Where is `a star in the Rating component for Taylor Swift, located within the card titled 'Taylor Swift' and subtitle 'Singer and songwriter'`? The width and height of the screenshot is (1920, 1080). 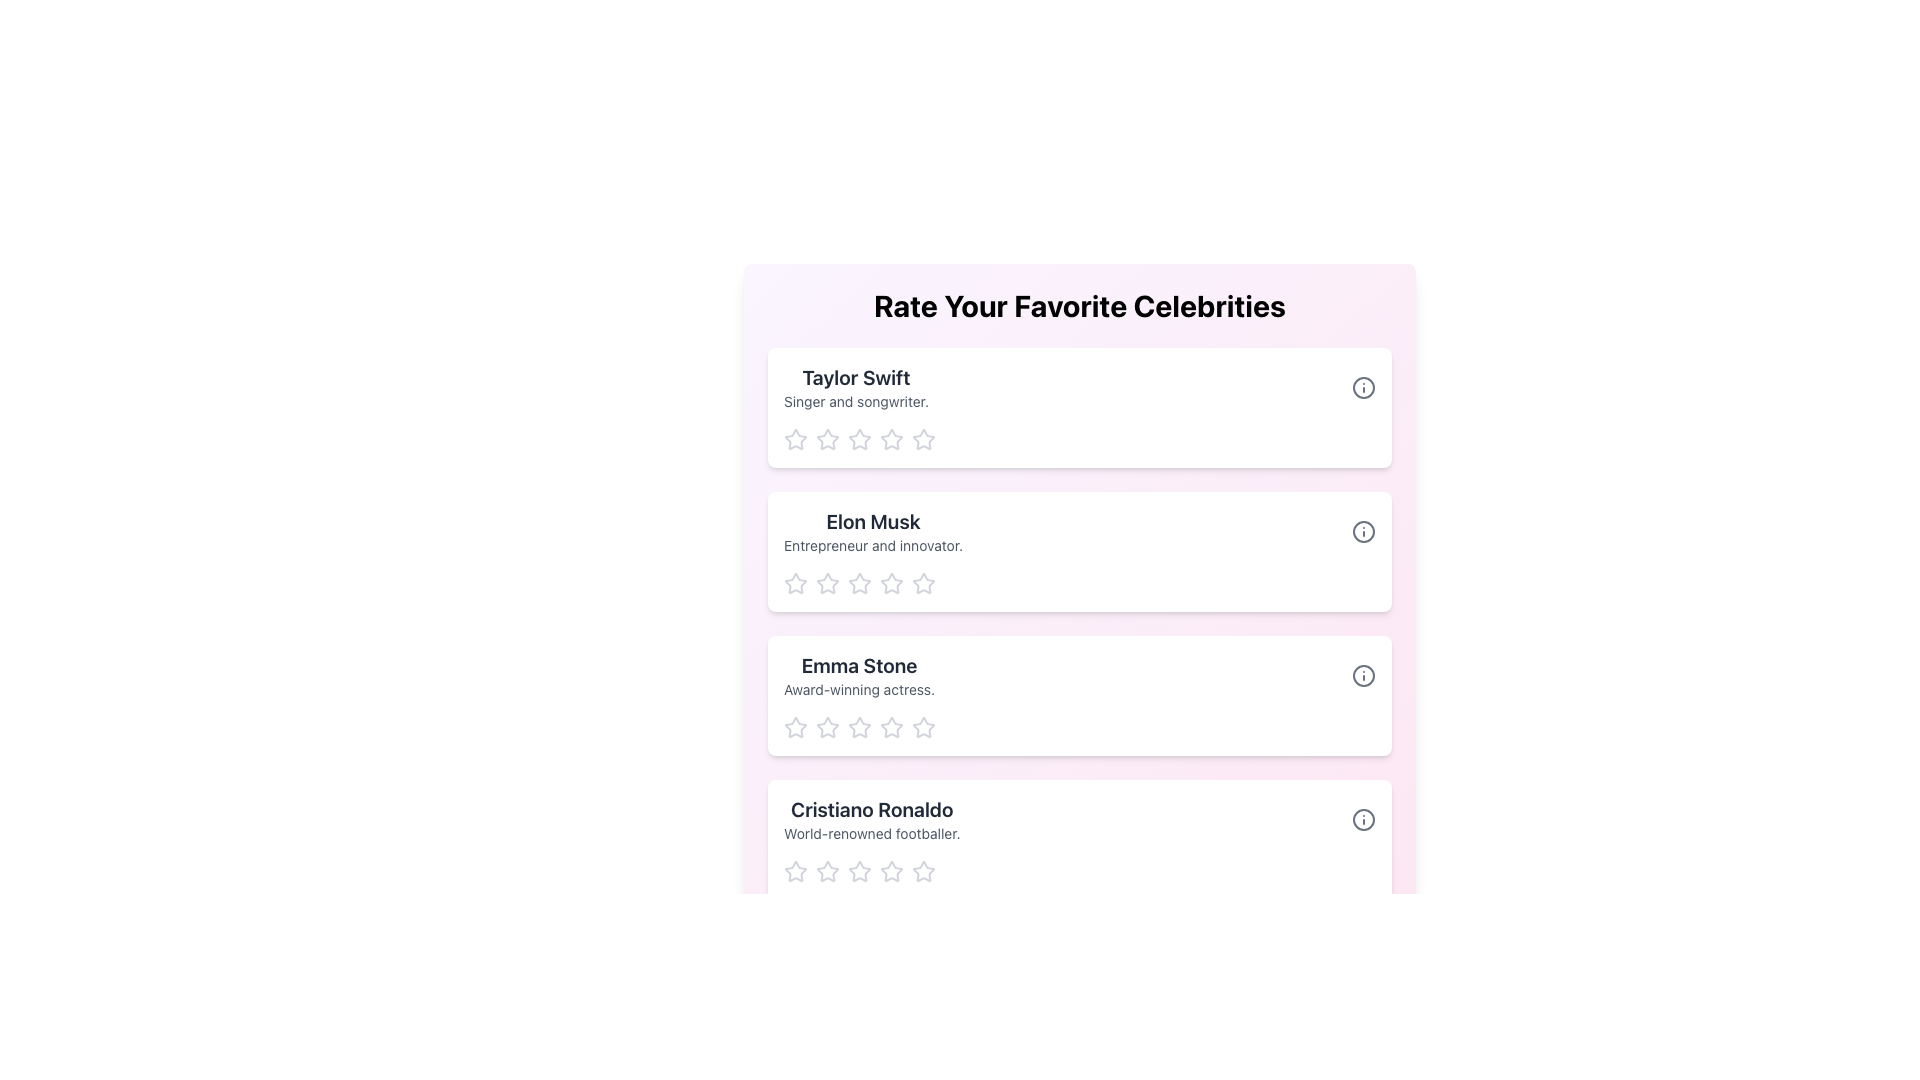 a star in the Rating component for Taylor Swift, located within the card titled 'Taylor Swift' and subtitle 'Singer and songwriter' is located at coordinates (1079, 431).